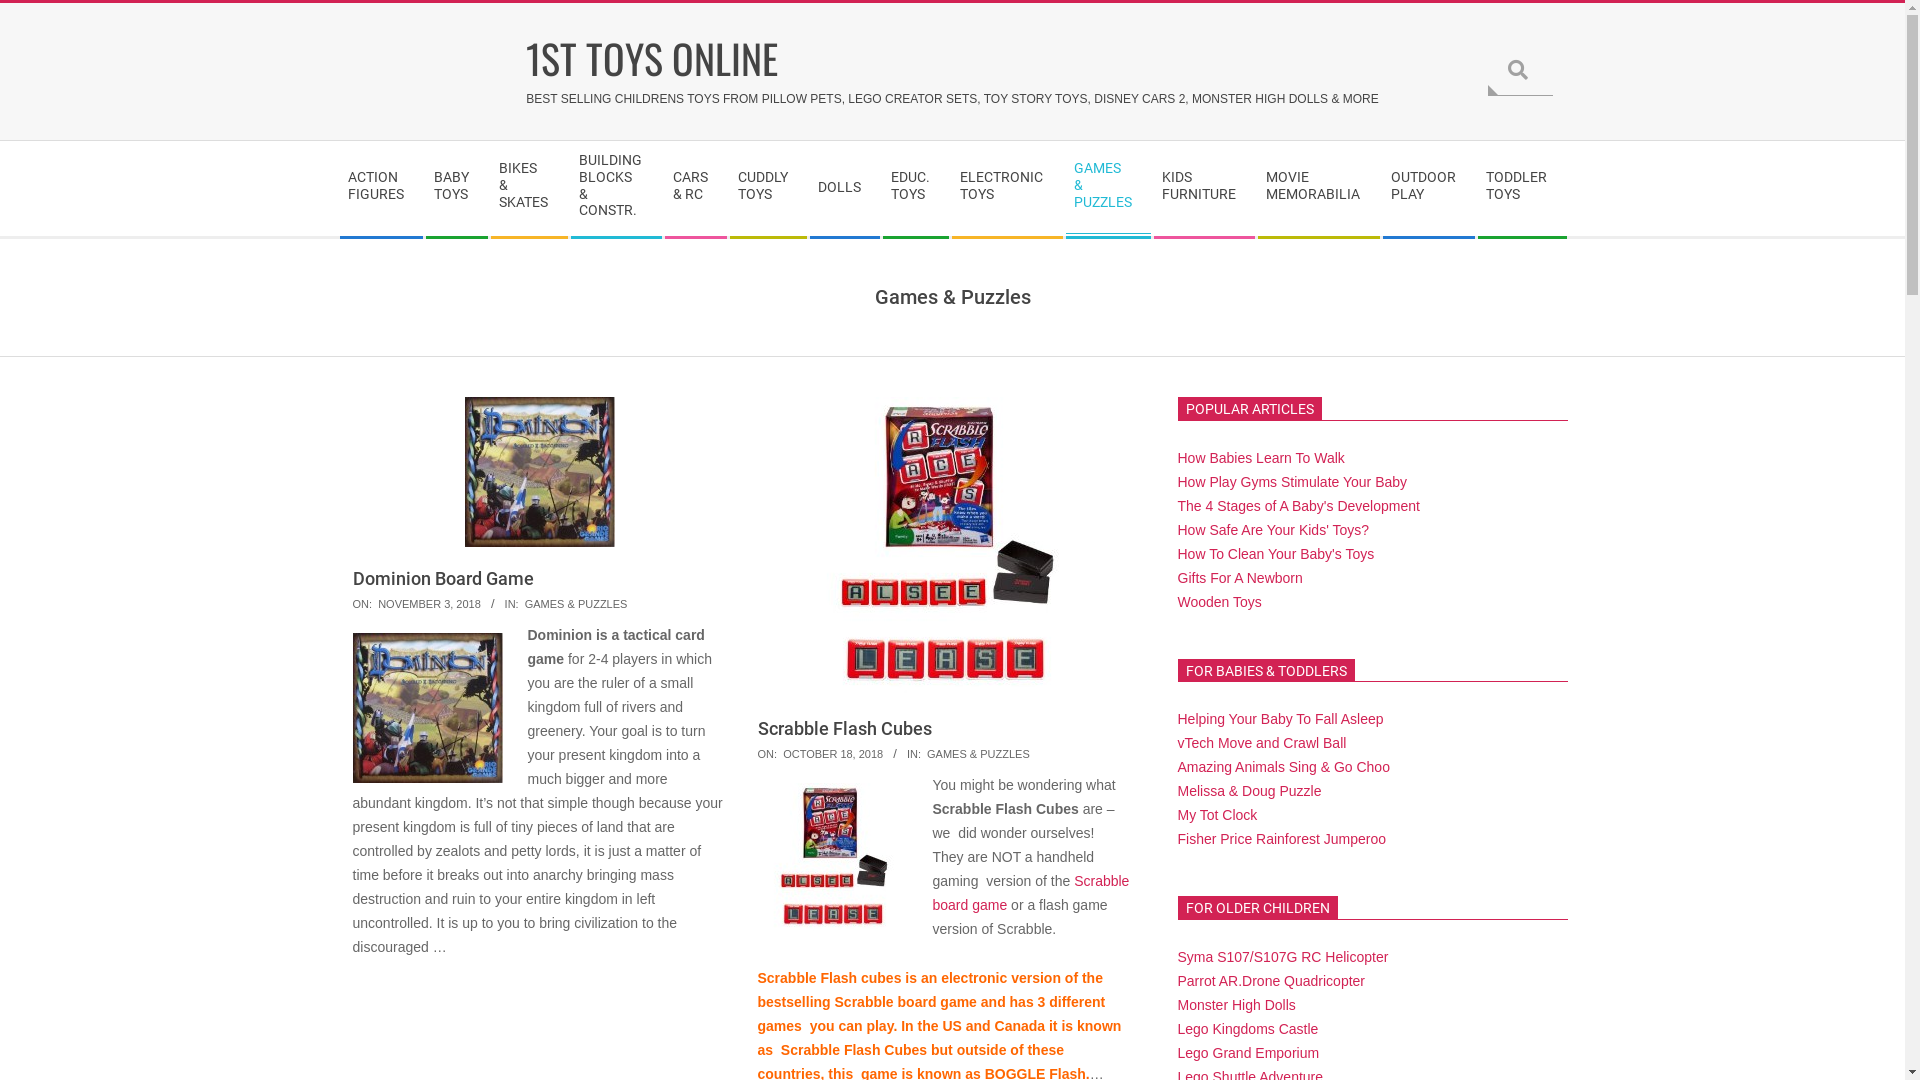  Describe the element at coordinates (662, 189) in the screenshot. I see `'CARS & RC'` at that location.